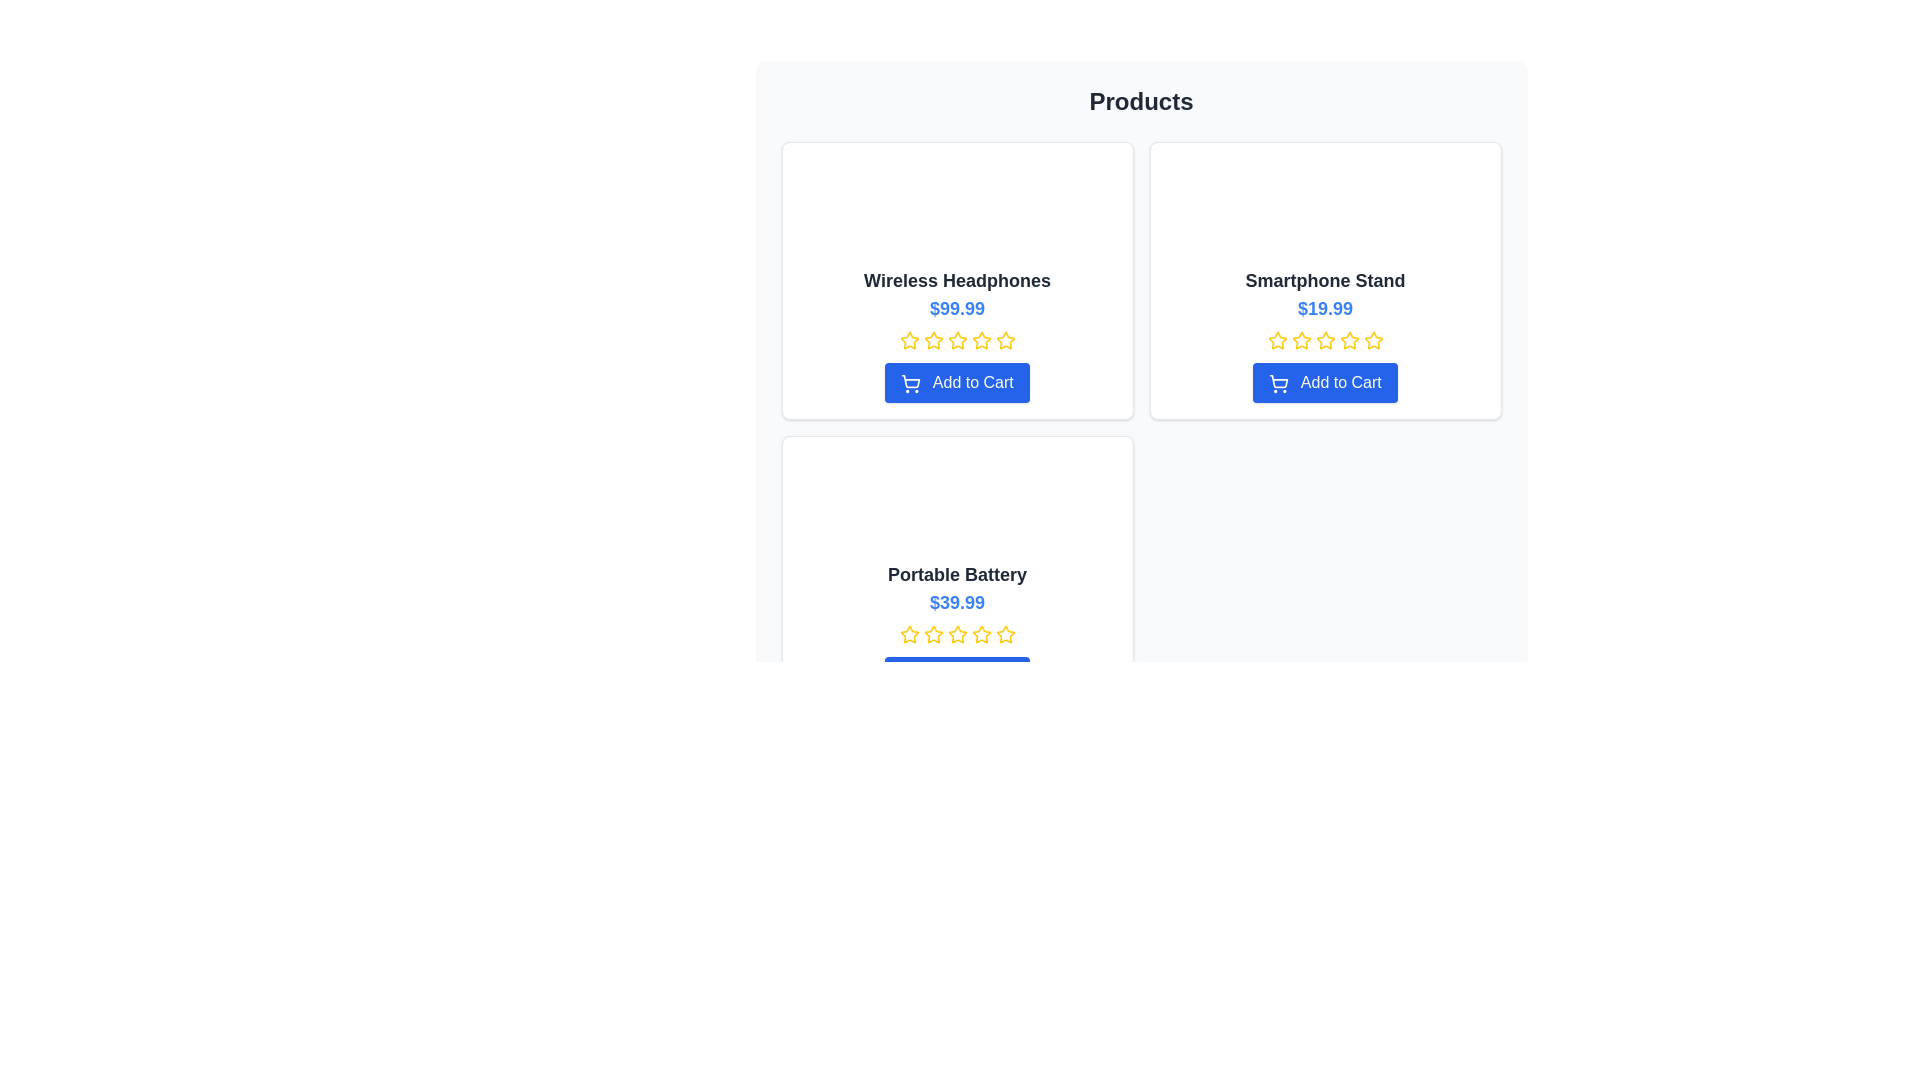  Describe the element at coordinates (932, 635) in the screenshot. I see `the yellow star icon with a hollow center, which is the third star from the left in a row of five stars, to rate the product` at that location.